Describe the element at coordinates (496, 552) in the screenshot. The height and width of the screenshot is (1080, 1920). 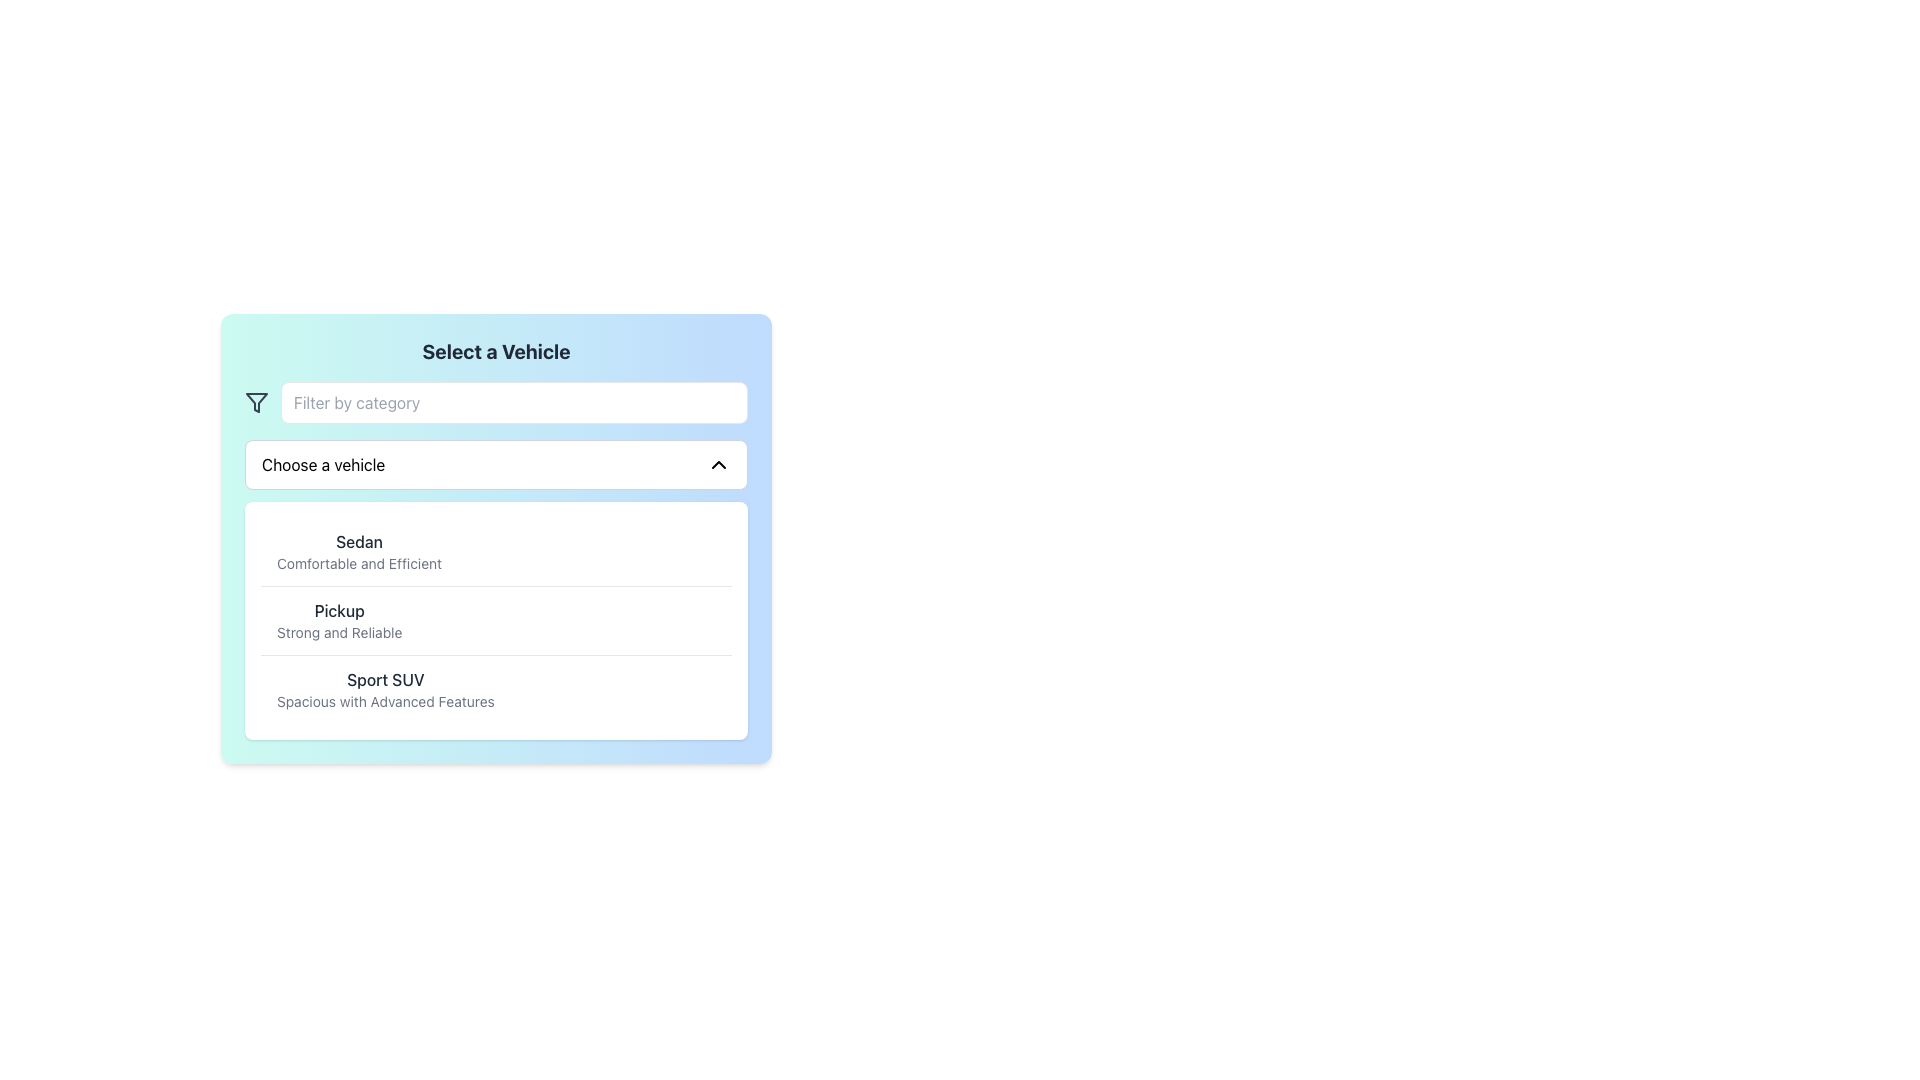
I see `the first list item under the 'Choose a vehicle' dropdown that identifies the 'Sedan' vehicle type` at that location.